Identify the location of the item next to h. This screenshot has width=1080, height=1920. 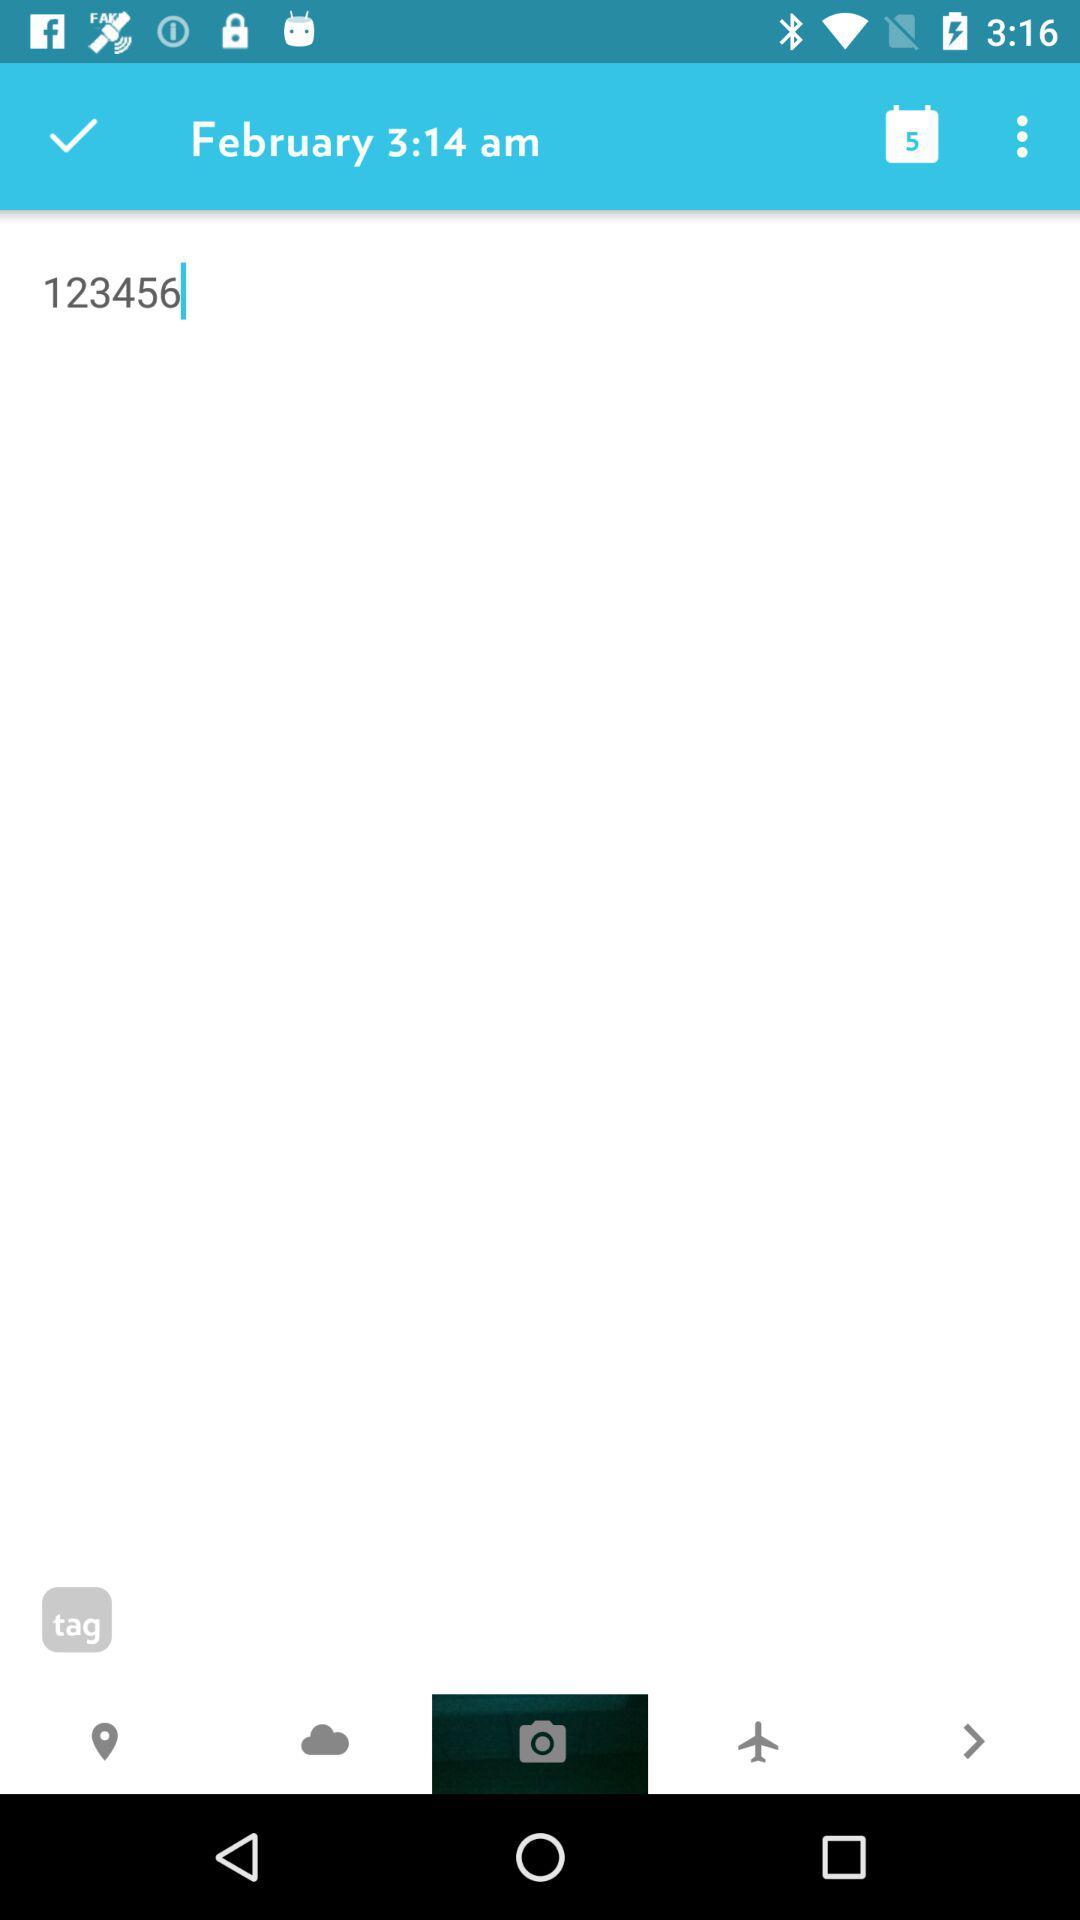
(323, 1743).